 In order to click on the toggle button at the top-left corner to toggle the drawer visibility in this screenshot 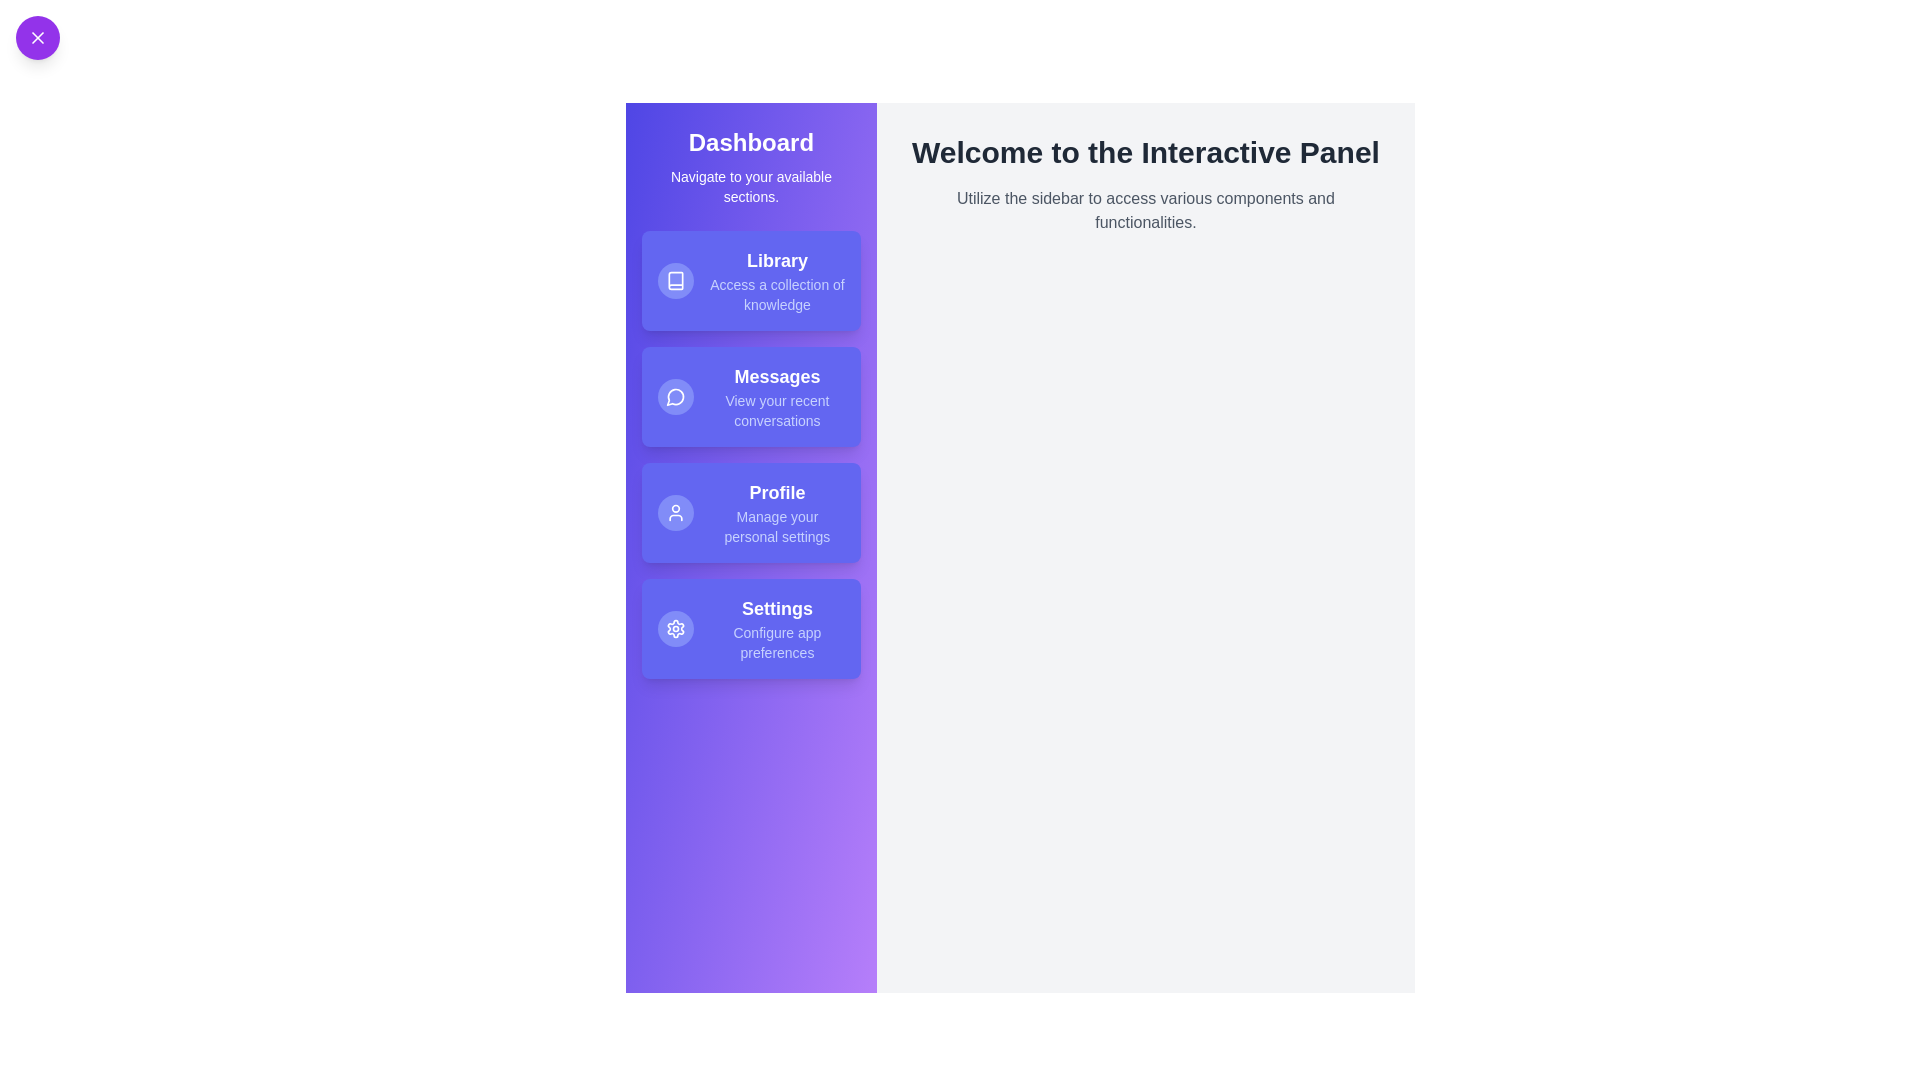, I will do `click(38, 38)`.